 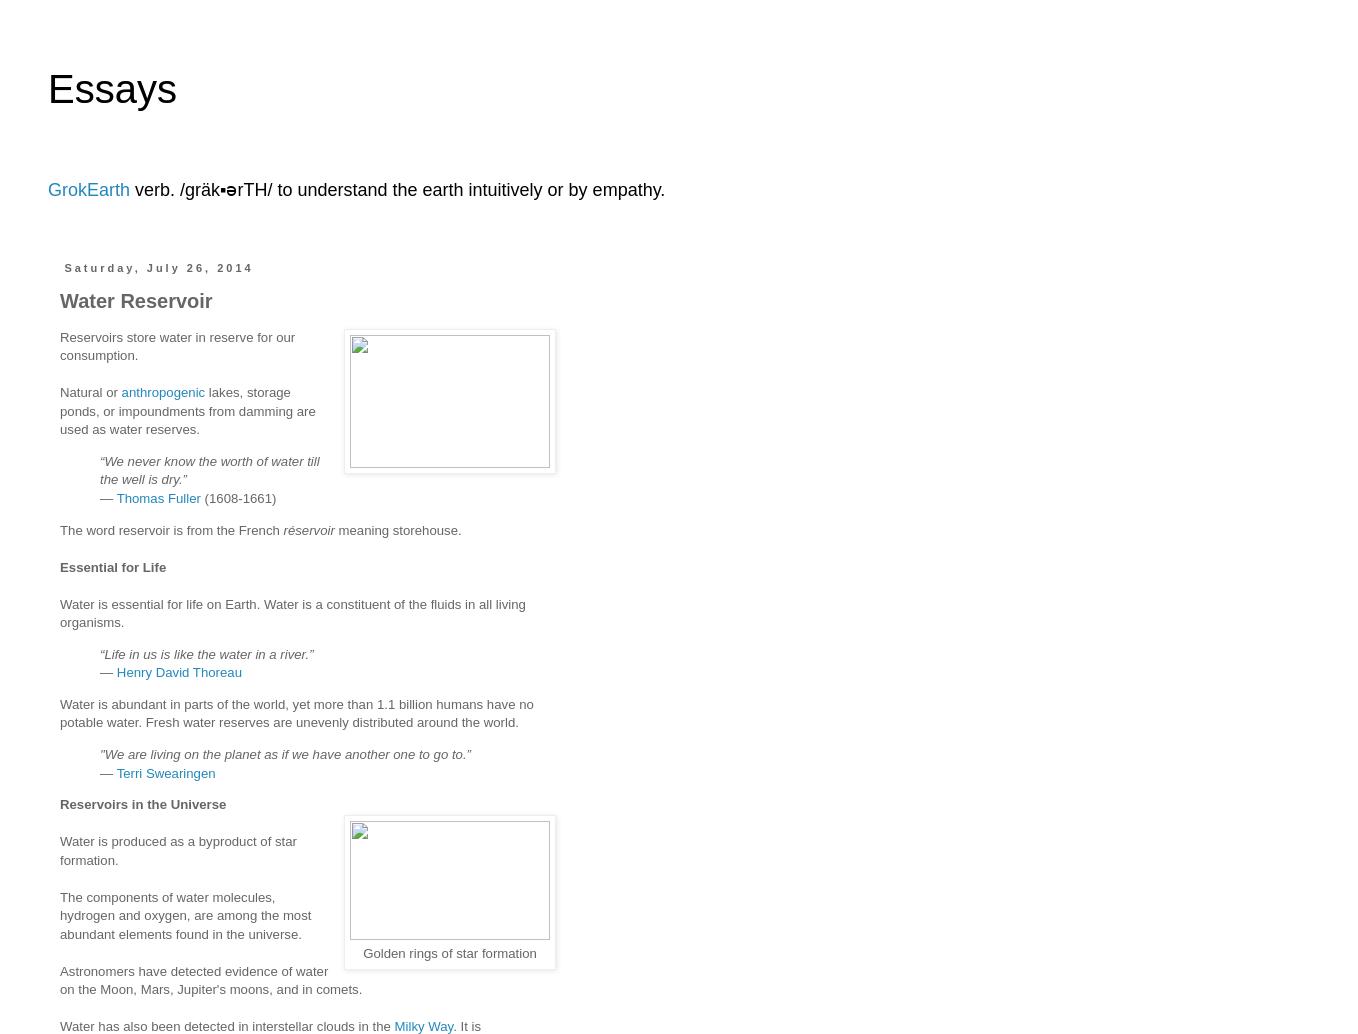 What do you see at coordinates (171, 529) in the screenshot?
I see `'The word reservoir is from the French'` at bounding box center [171, 529].